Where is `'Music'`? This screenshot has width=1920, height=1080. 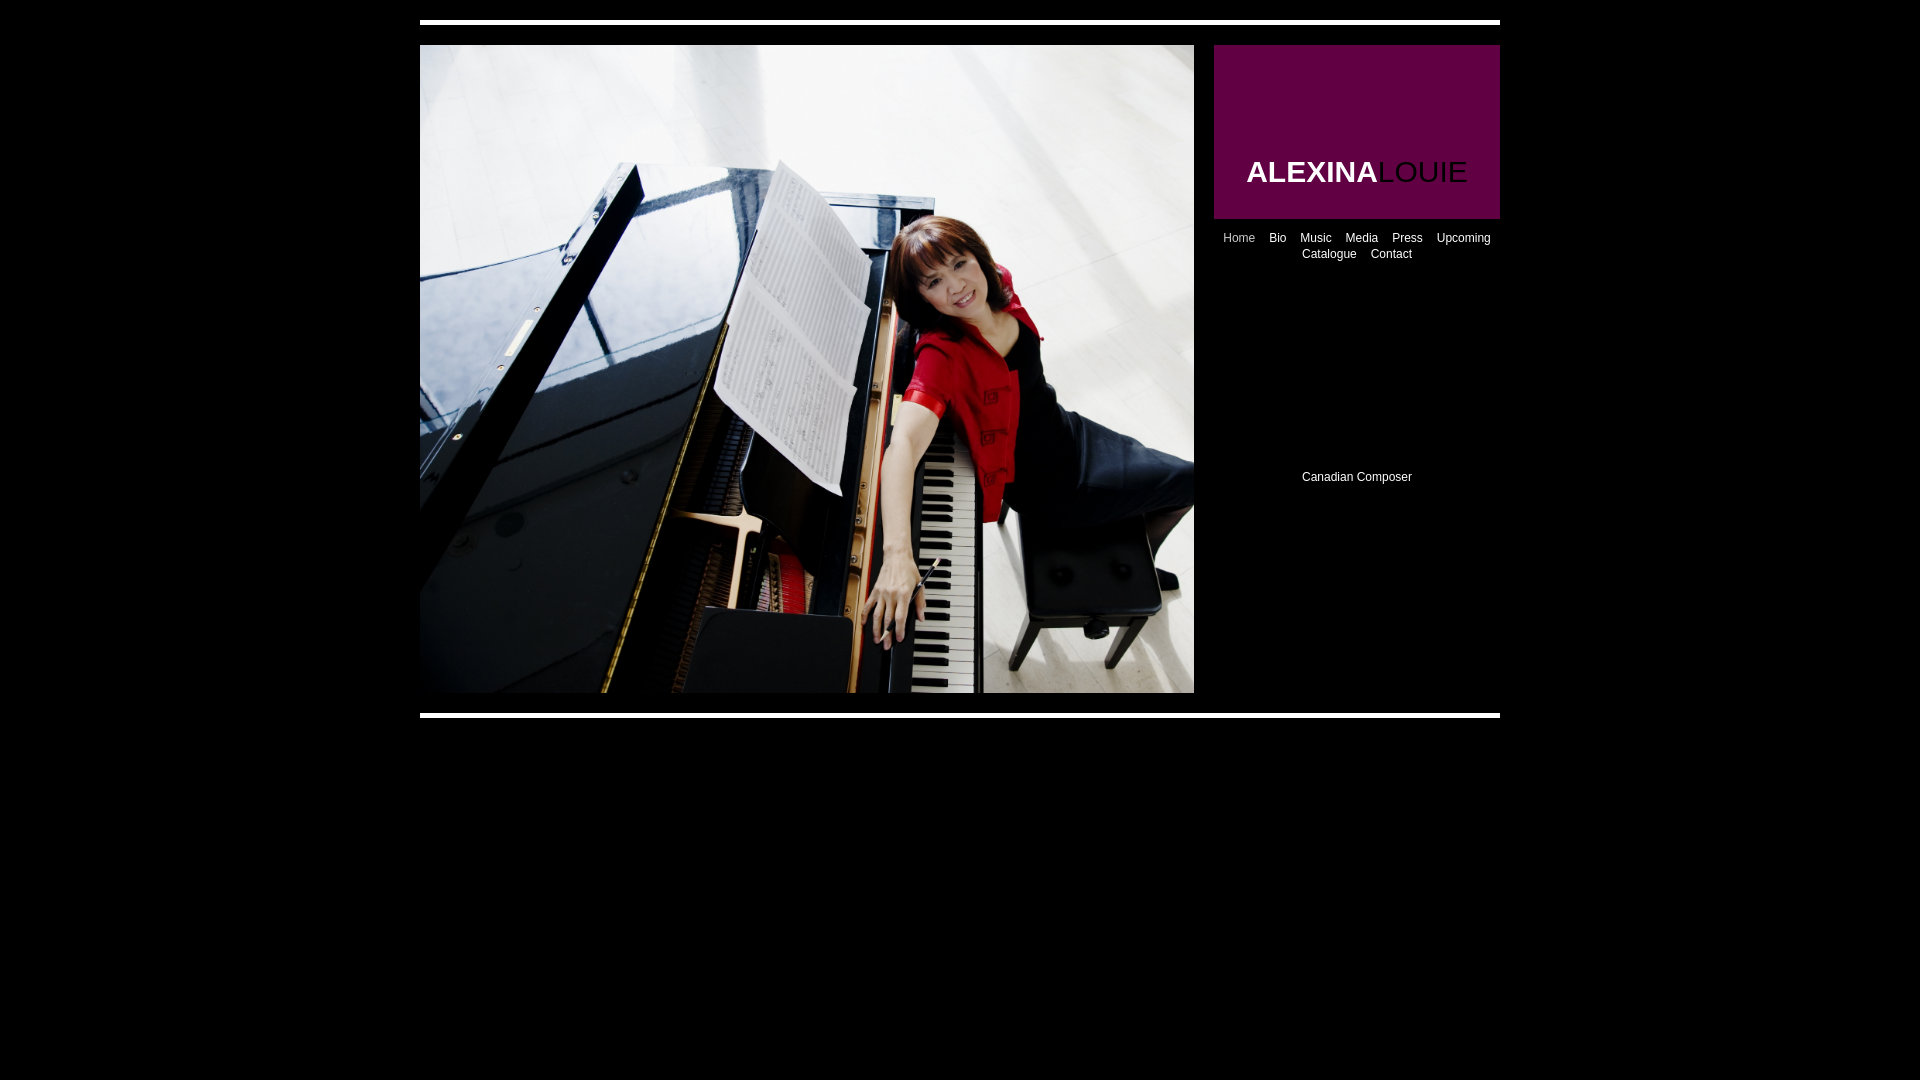 'Music' is located at coordinates (1300, 237).